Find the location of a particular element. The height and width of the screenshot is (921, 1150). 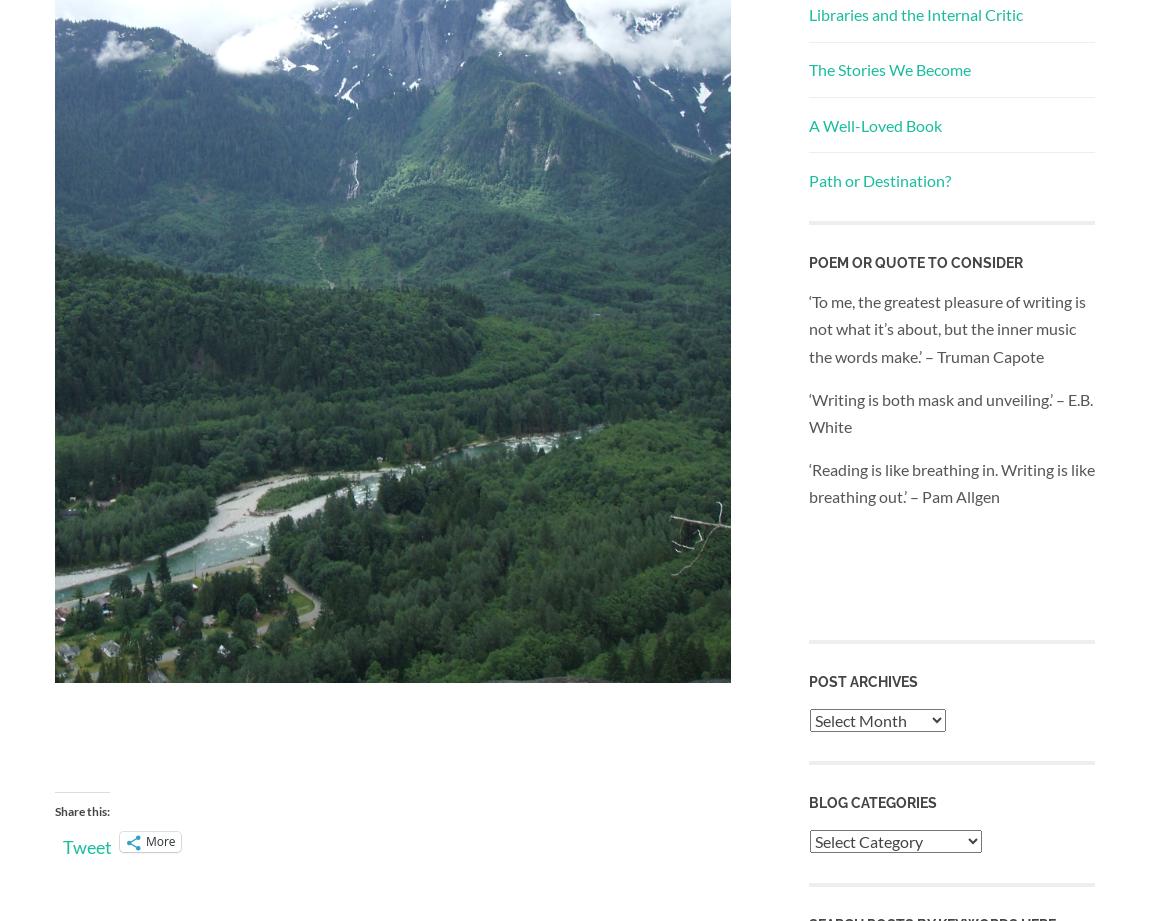

'Blog Categories' is located at coordinates (808, 802).